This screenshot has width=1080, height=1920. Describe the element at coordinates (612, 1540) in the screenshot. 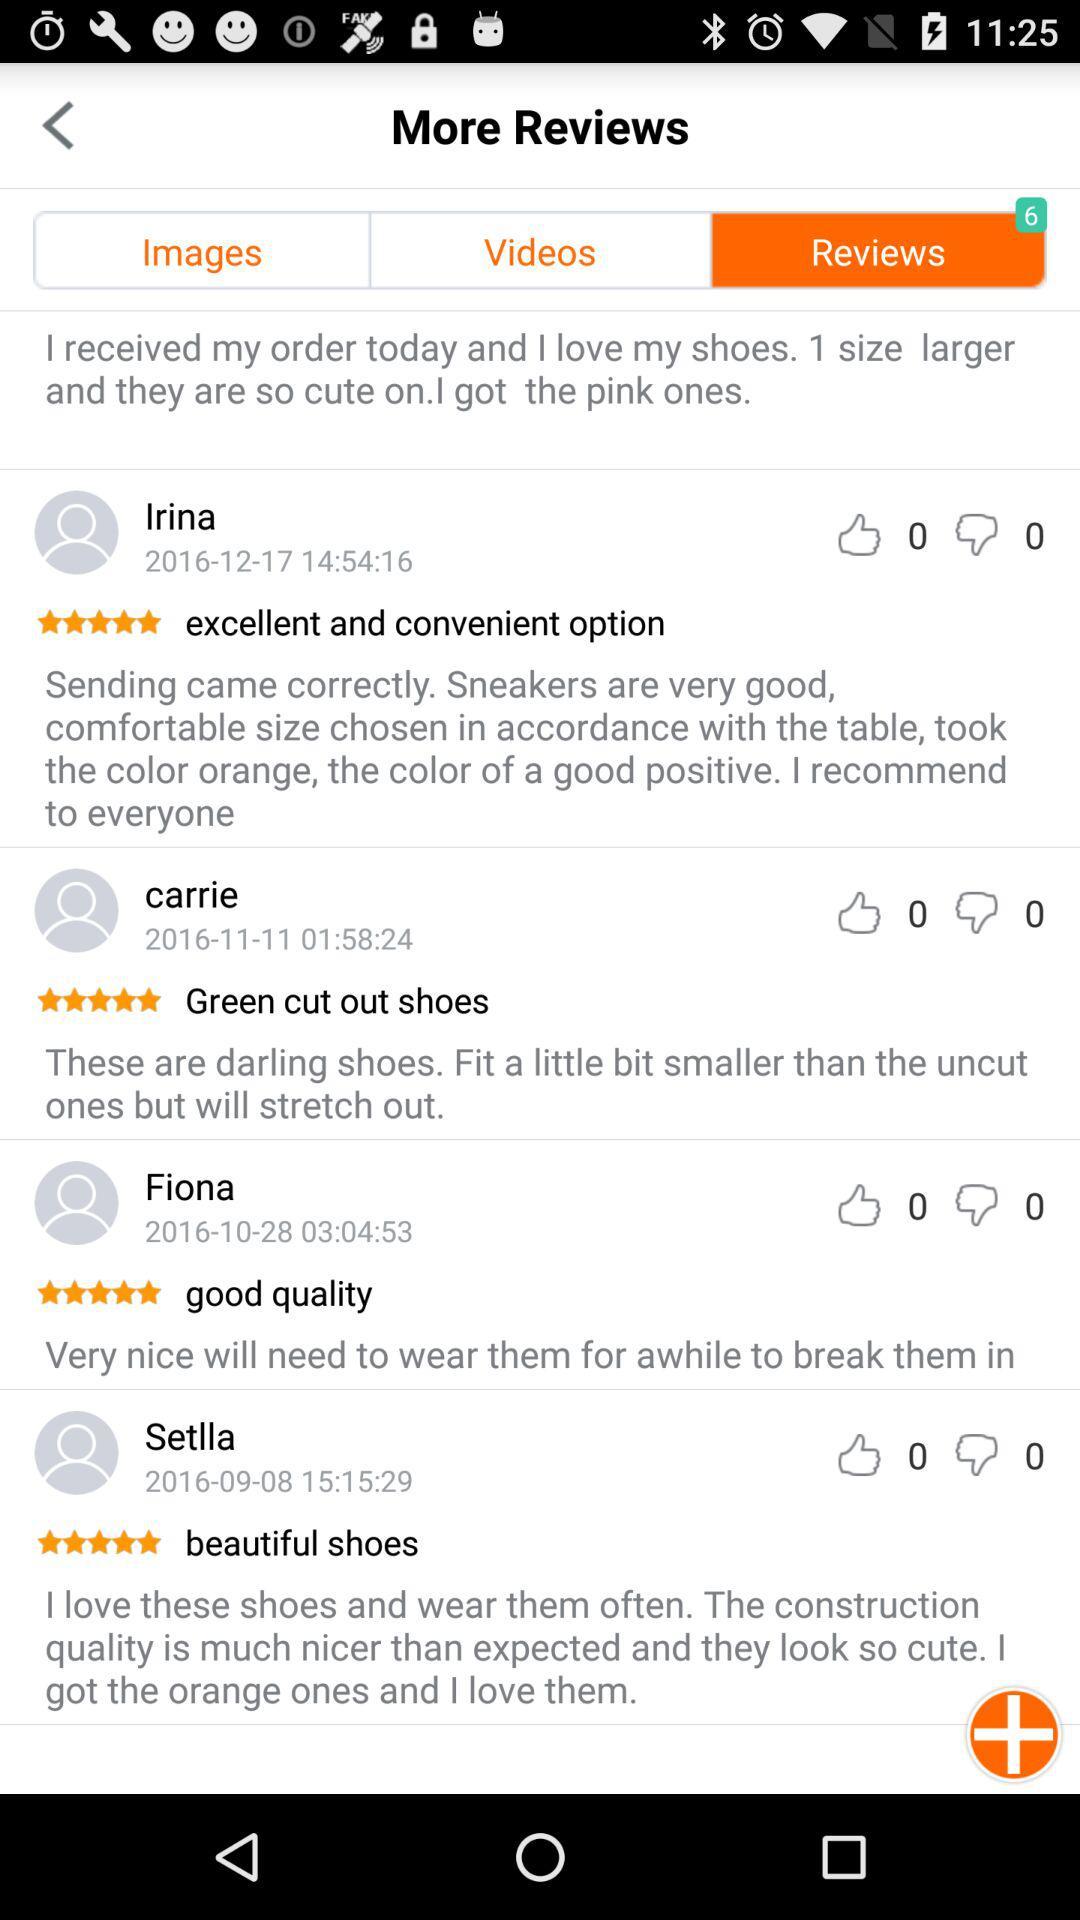

I see `the app below the 2016 09 08 item` at that location.